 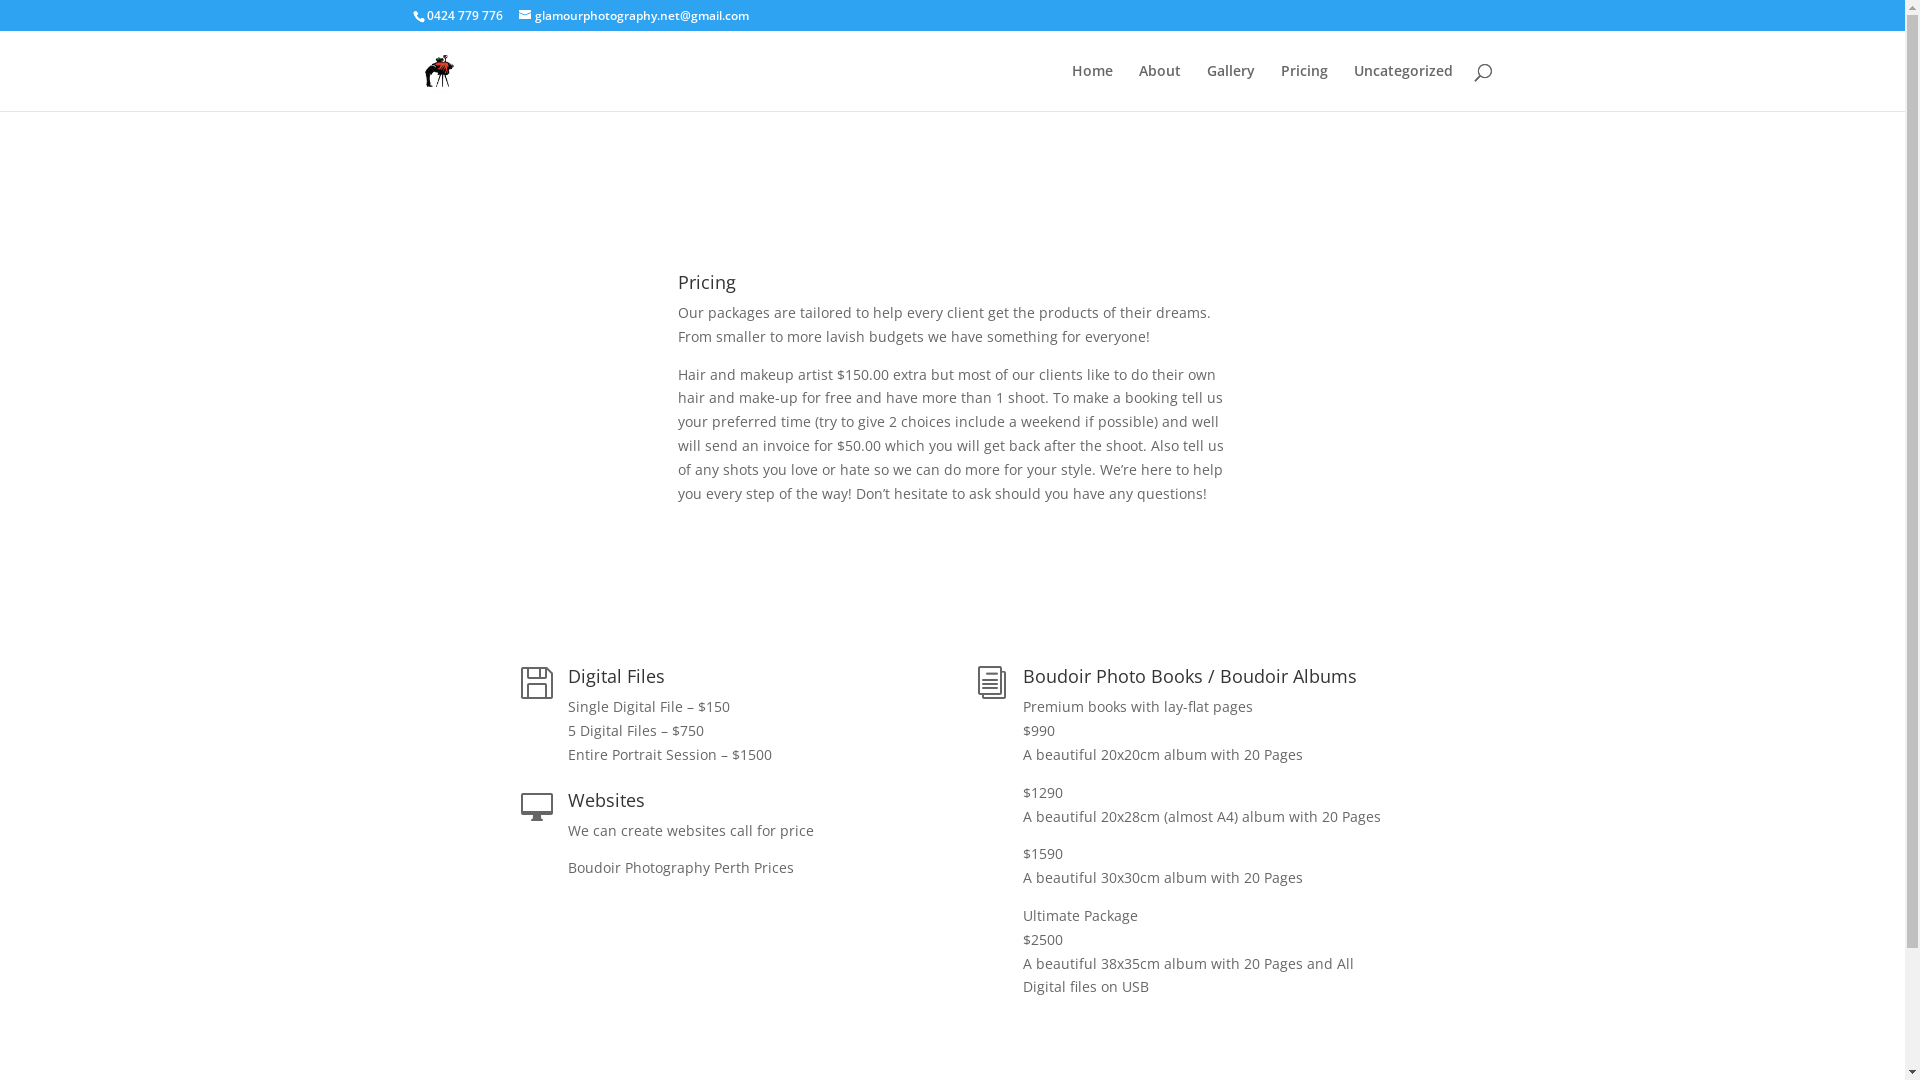 What do you see at coordinates (632, 15) in the screenshot?
I see `'glamourphotography.net@gmail.com'` at bounding box center [632, 15].